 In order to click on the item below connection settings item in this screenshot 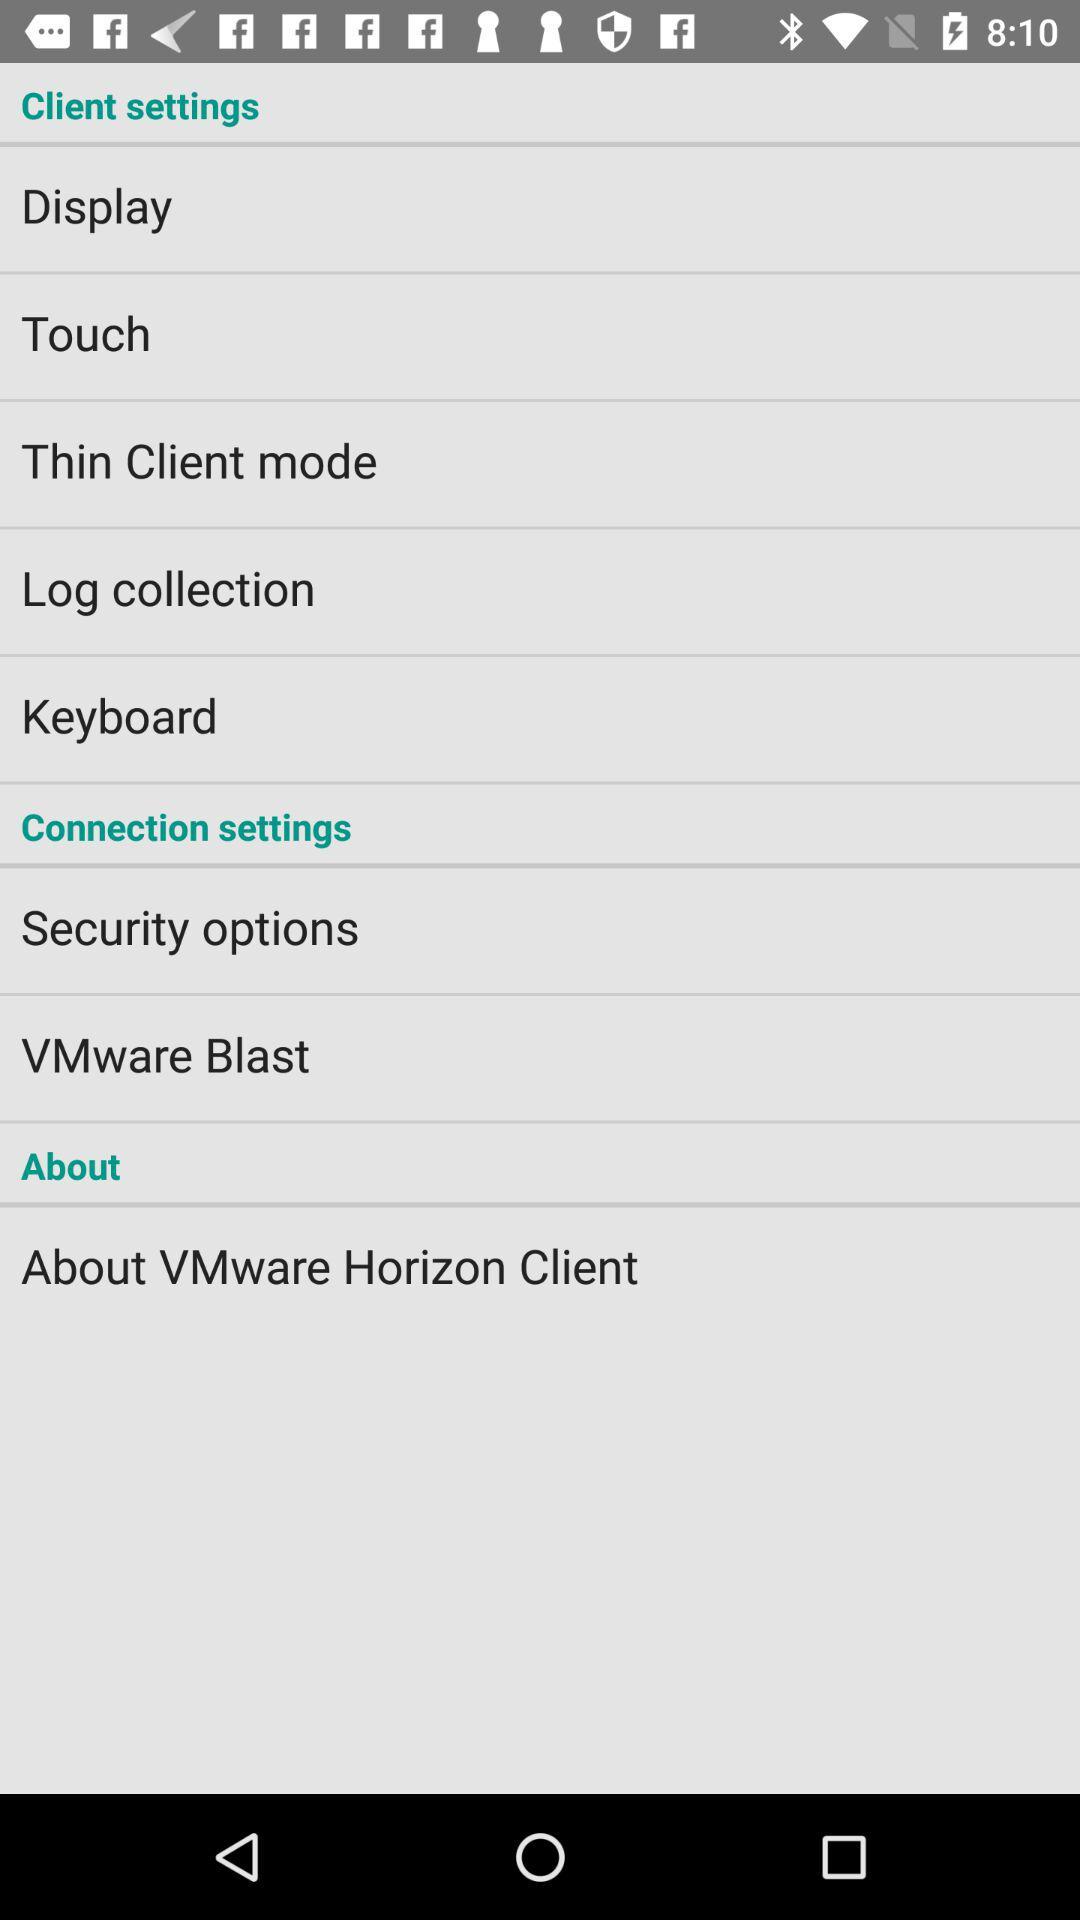, I will do `click(540, 912)`.